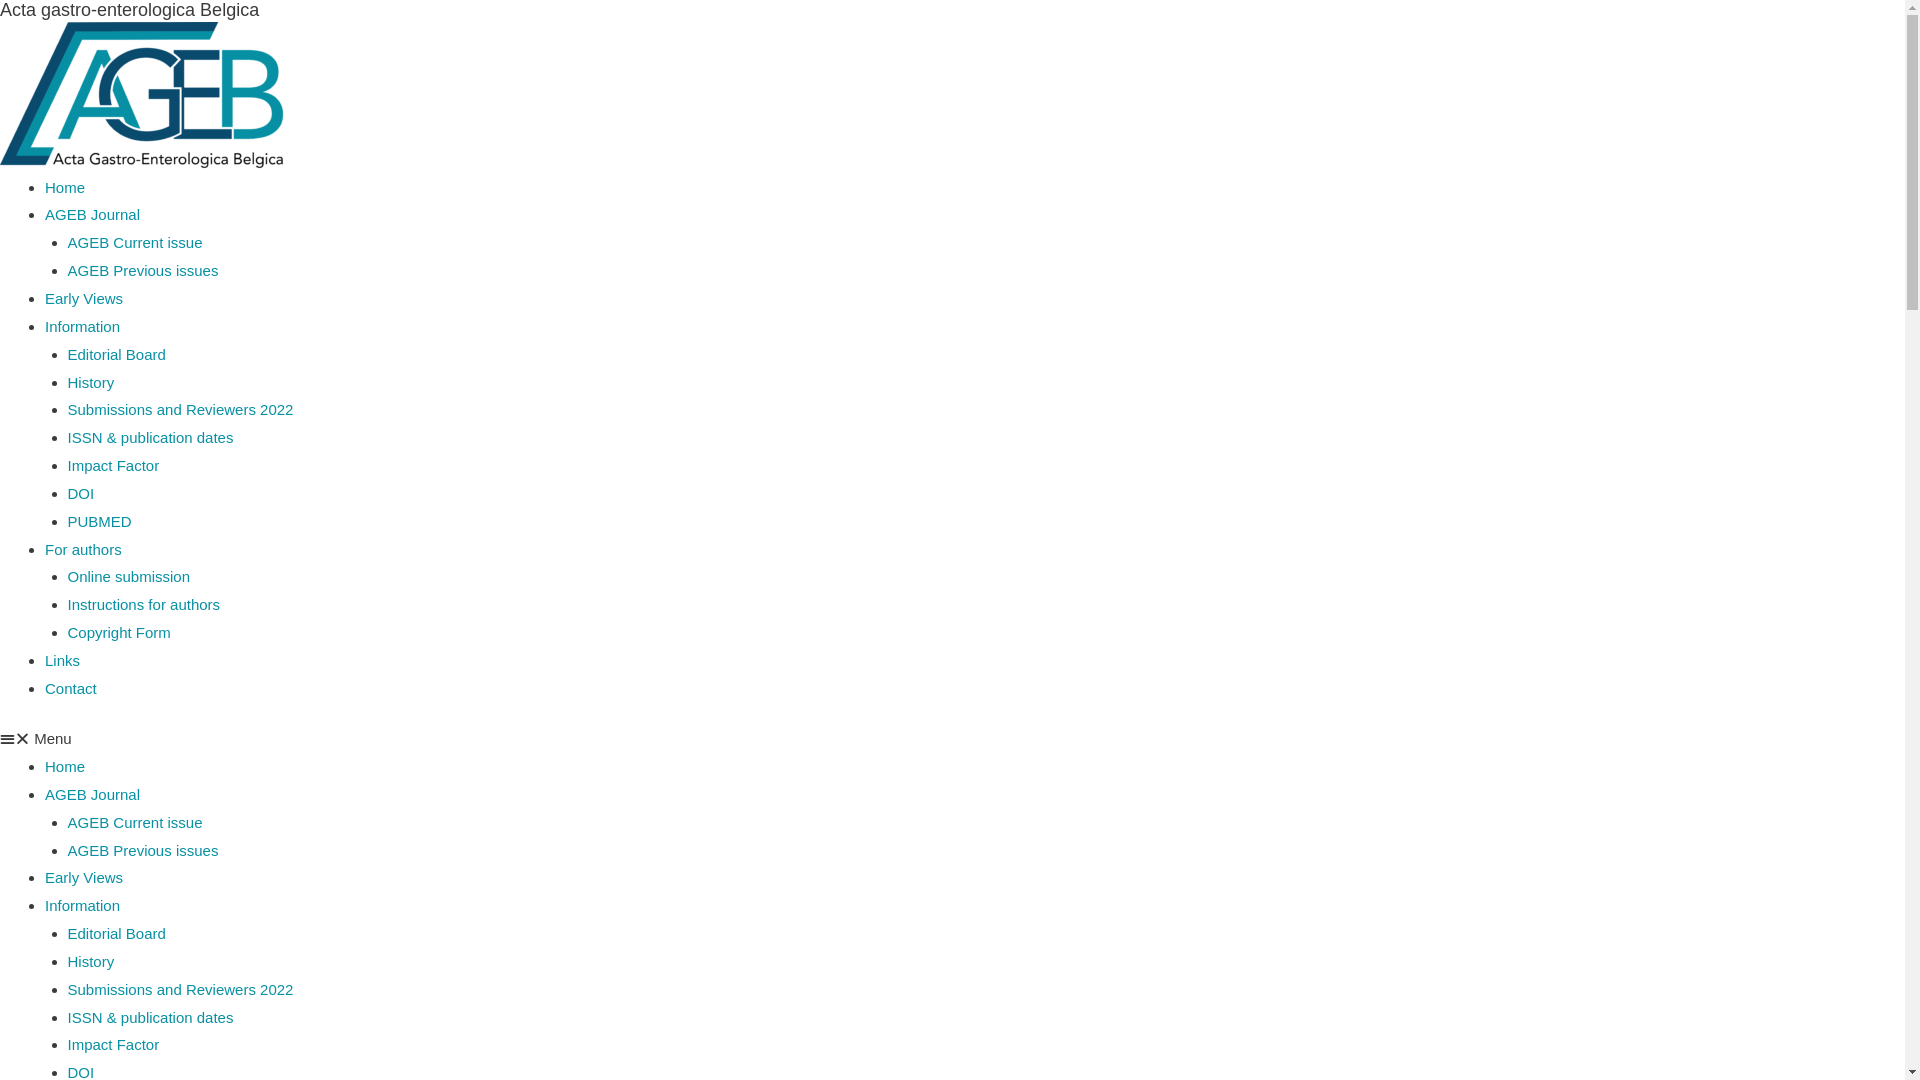  Describe the element at coordinates (67, 632) in the screenshot. I see `'Copyright Form'` at that location.